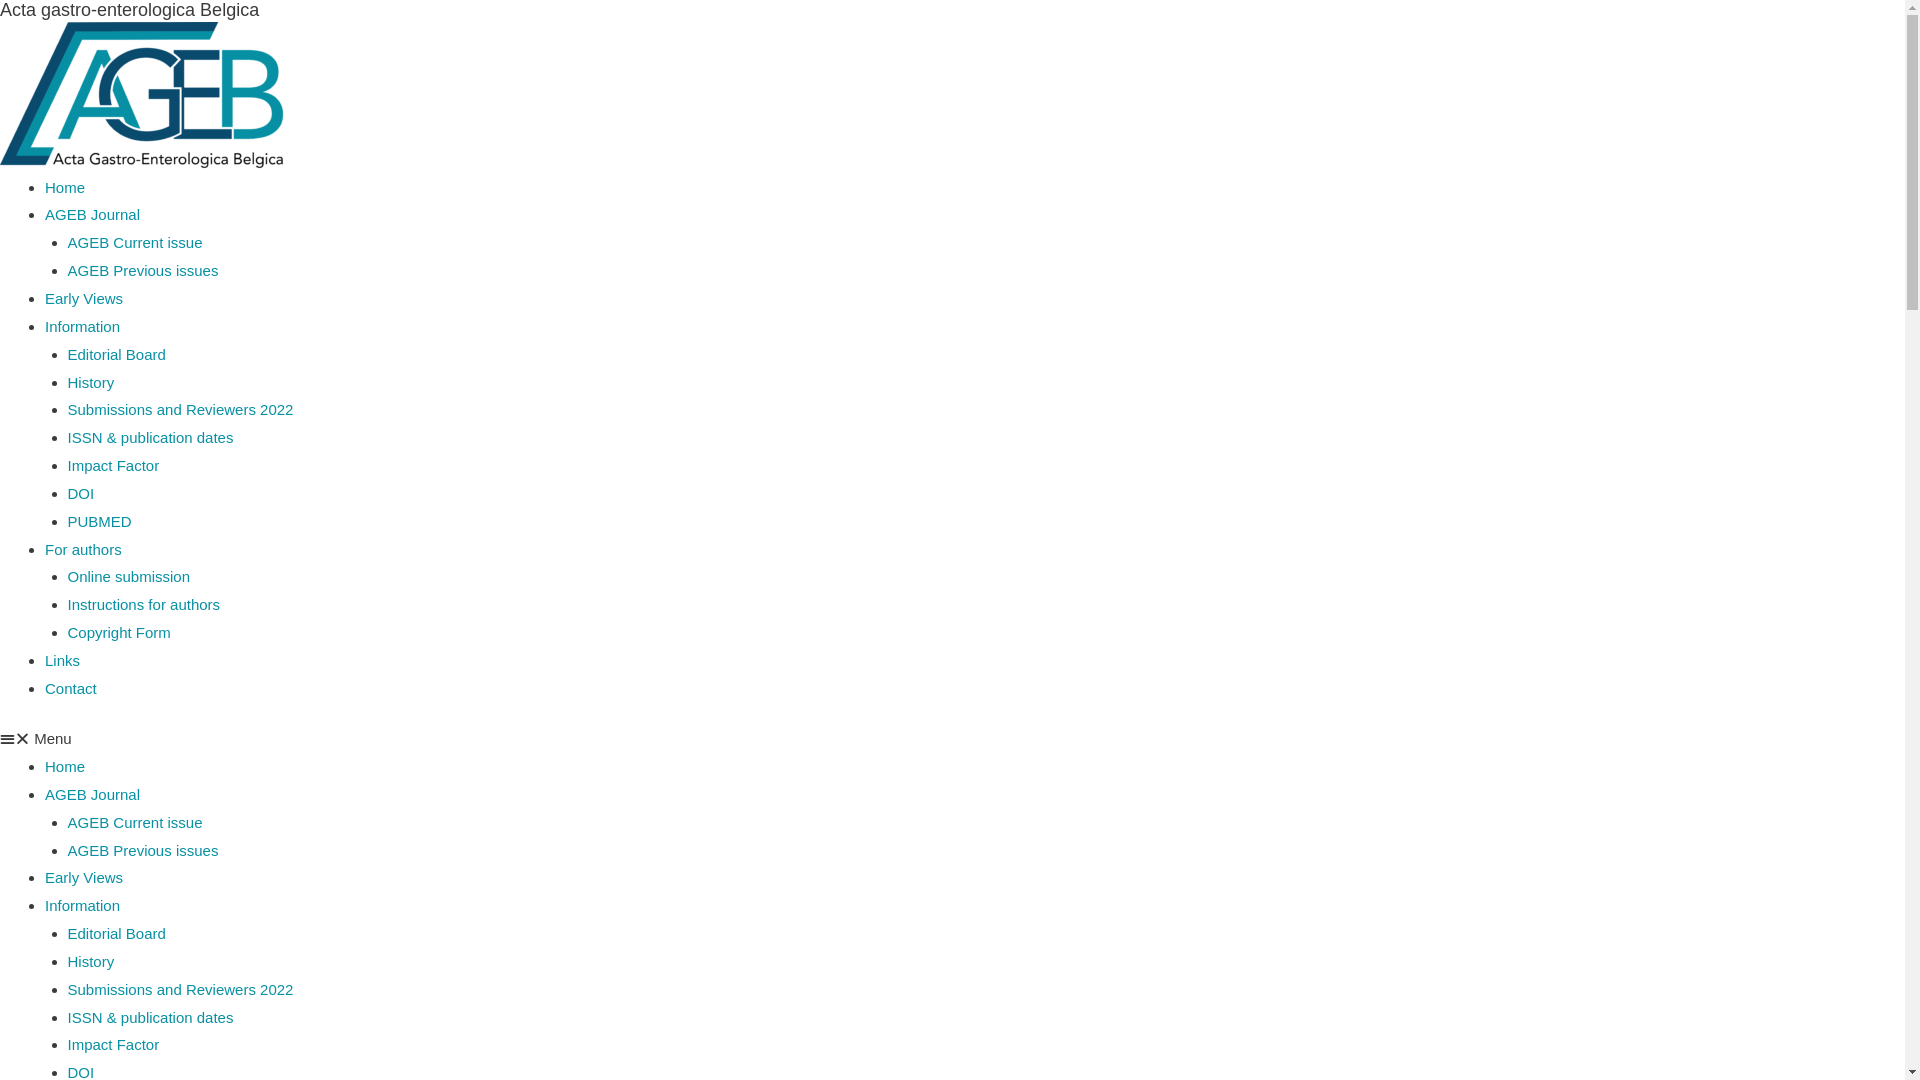  Describe the element at coordinates (67, 632) in the screenshot. I see `'Copyright Form'` at that location.